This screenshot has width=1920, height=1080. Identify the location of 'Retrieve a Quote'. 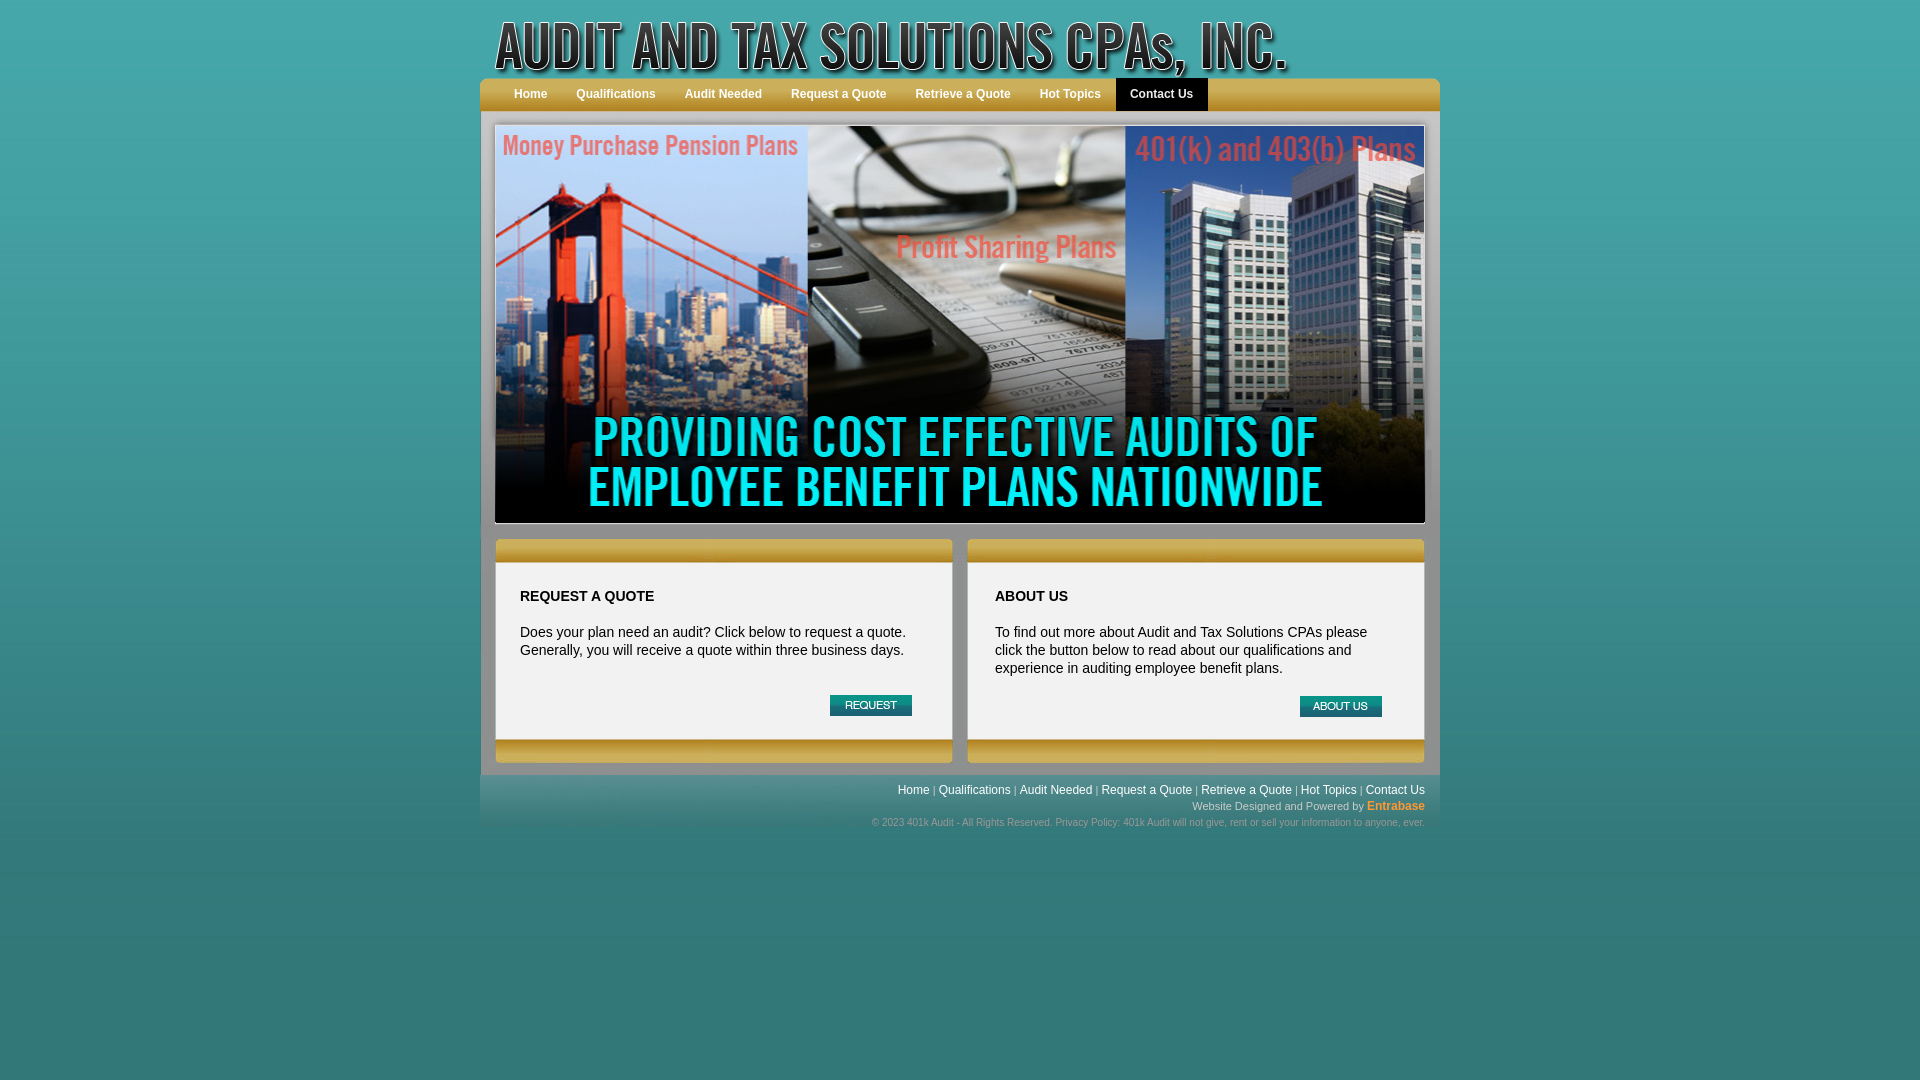
(900, 94).